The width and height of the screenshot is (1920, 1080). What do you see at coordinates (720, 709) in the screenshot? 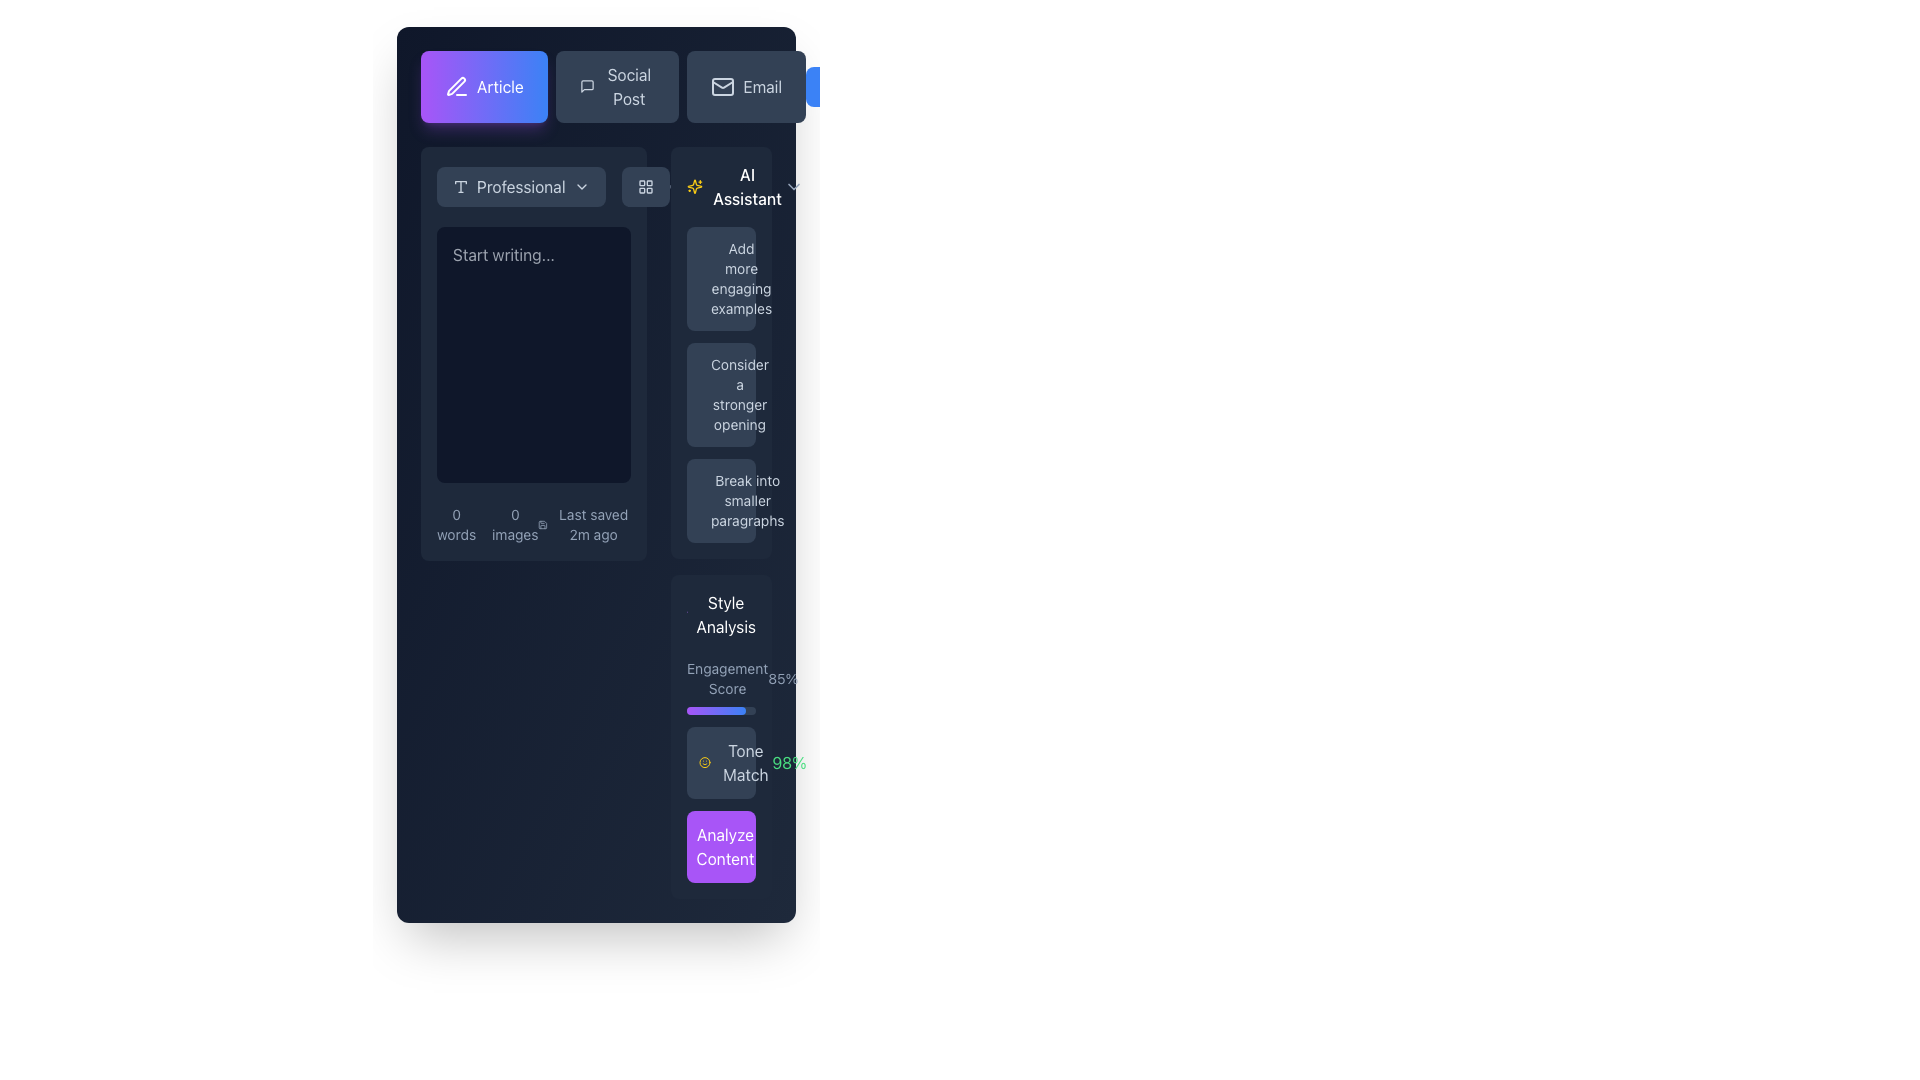
I see `the progress visually on the horizontal progress bar located under the 'Engagement Score' text in the 'Style Analysis' section` at bounding box center [720, 709].